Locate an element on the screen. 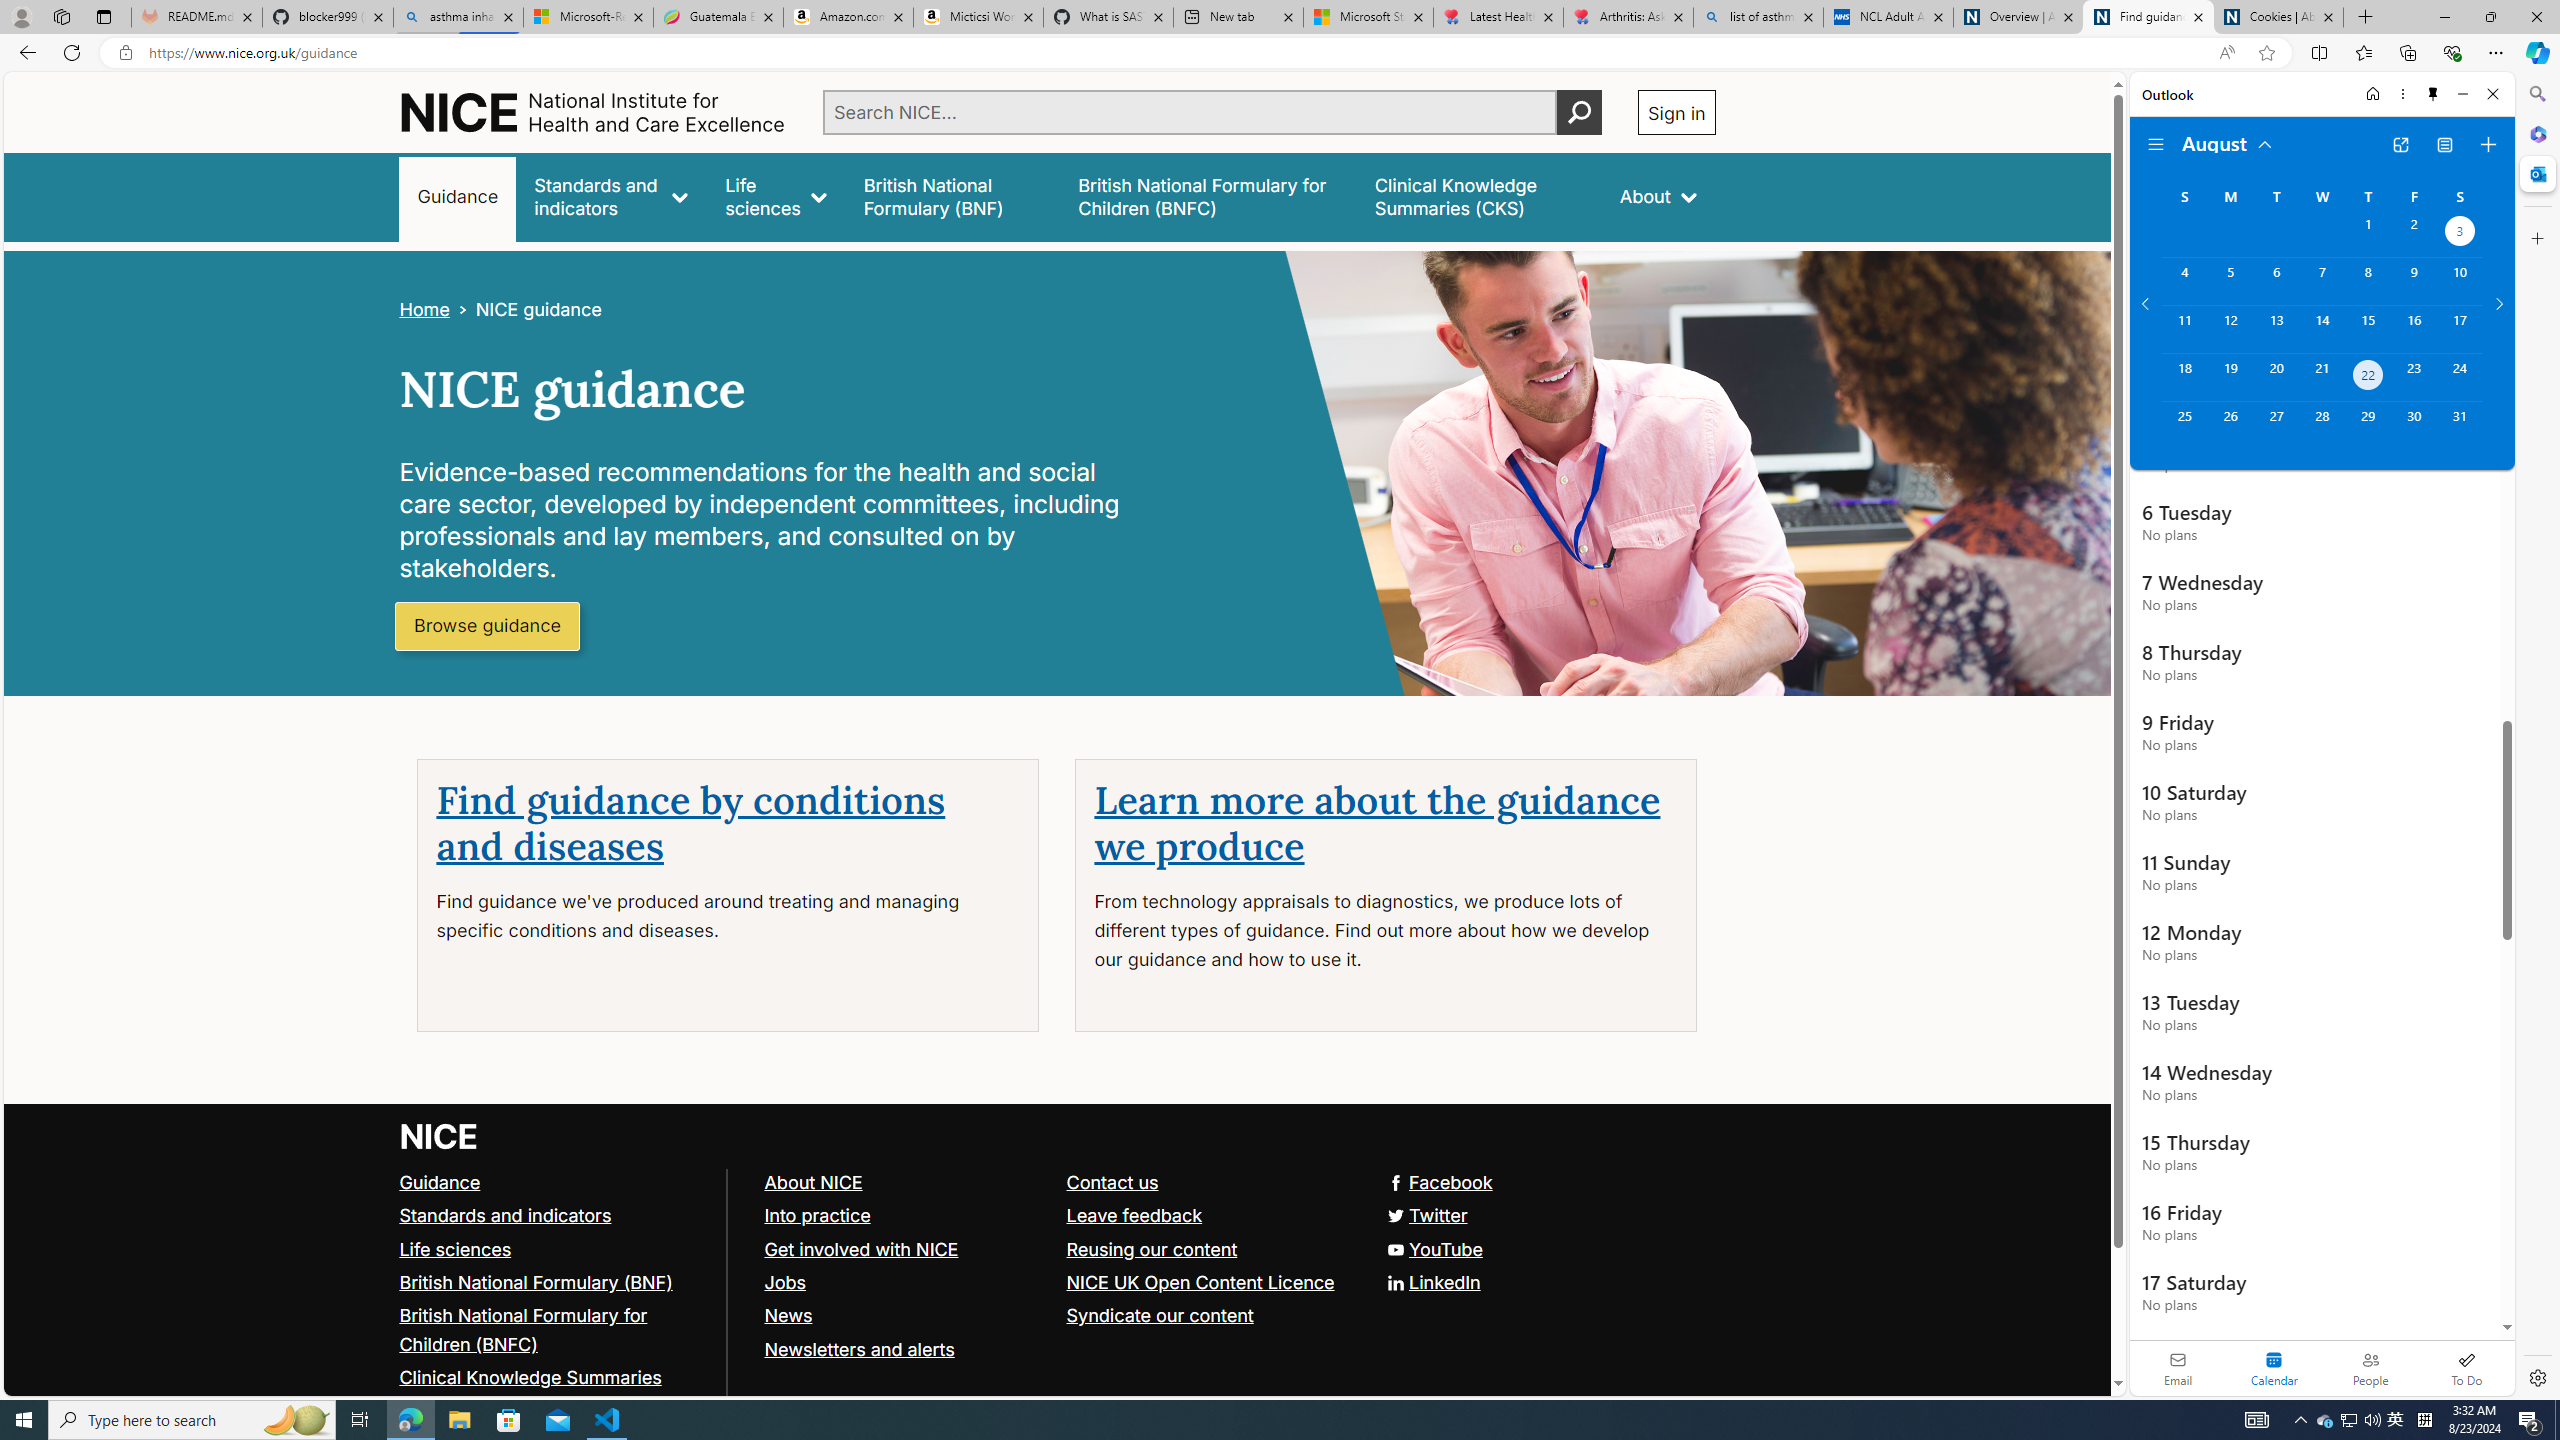  'Leave feedback' is located at coordinates (1207, 1215).